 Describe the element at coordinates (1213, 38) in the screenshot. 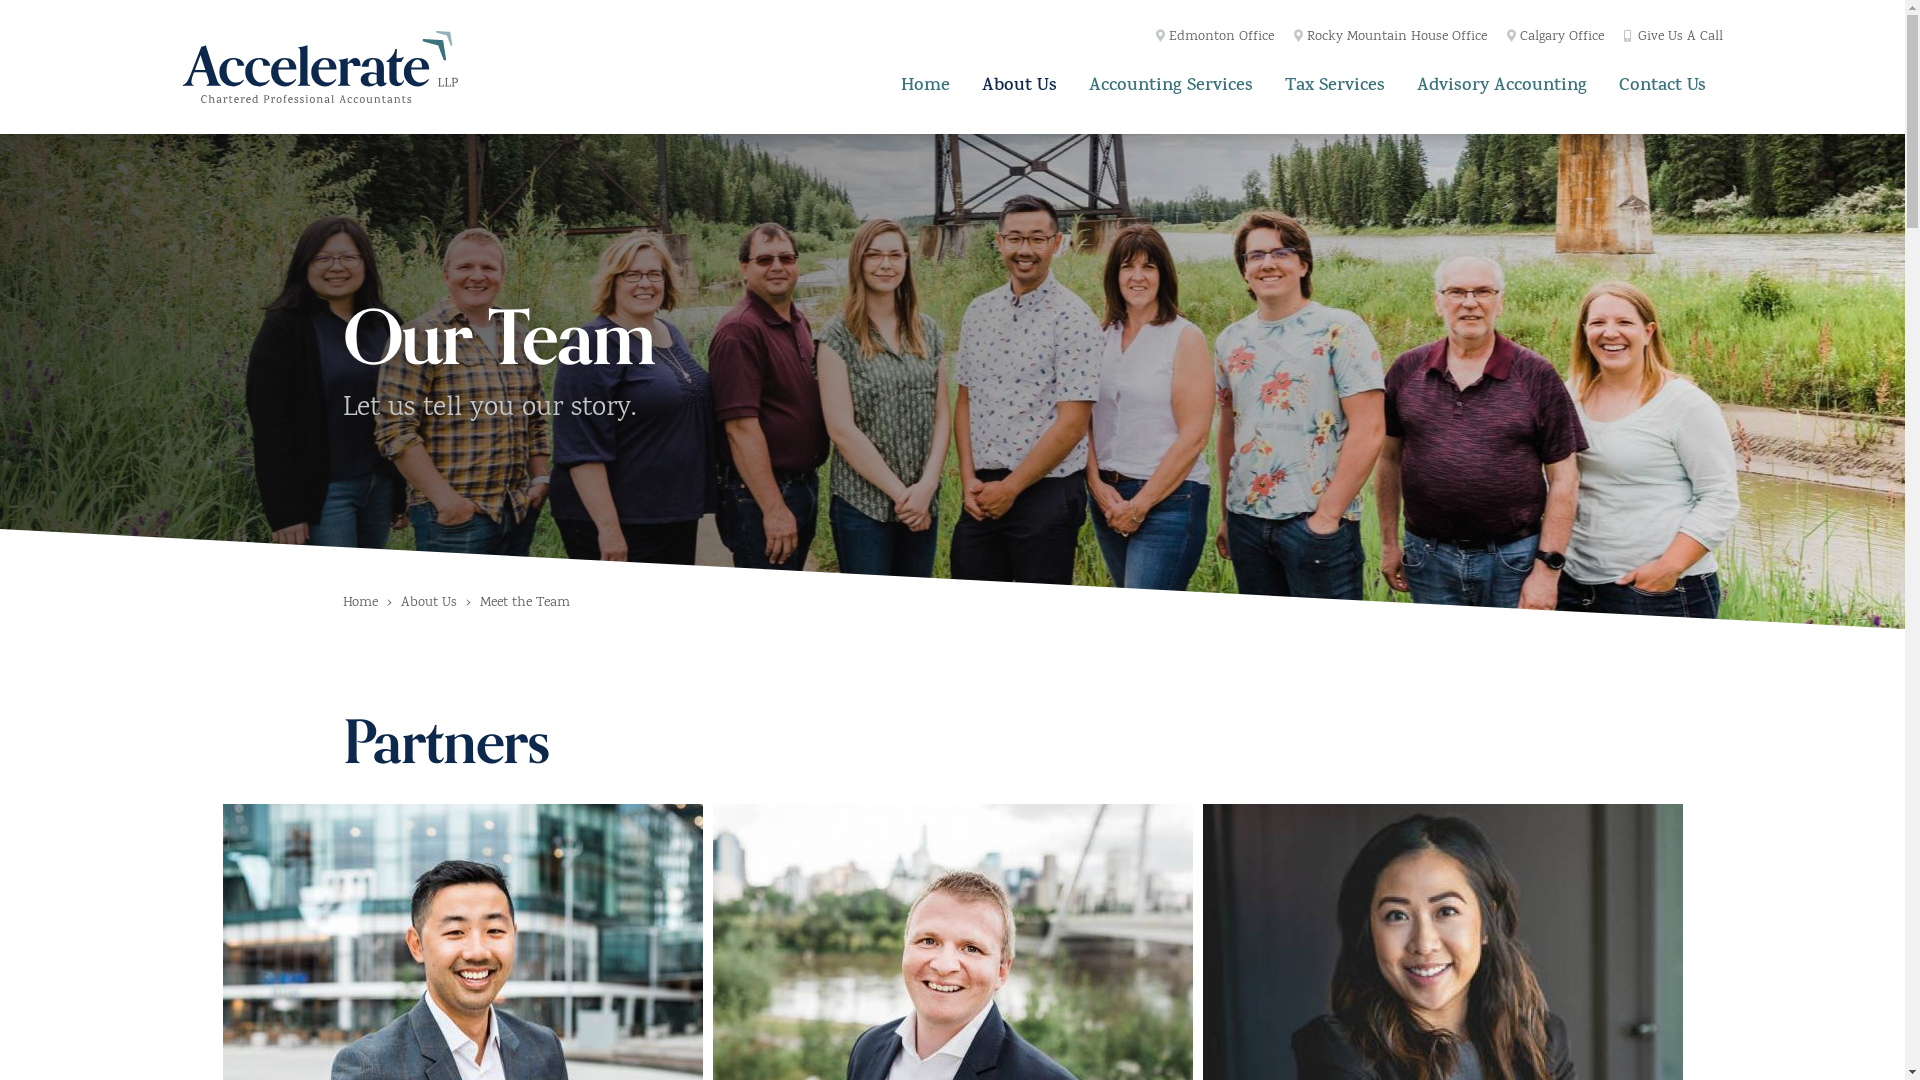

I see `'Edmonton Office'` at that location.